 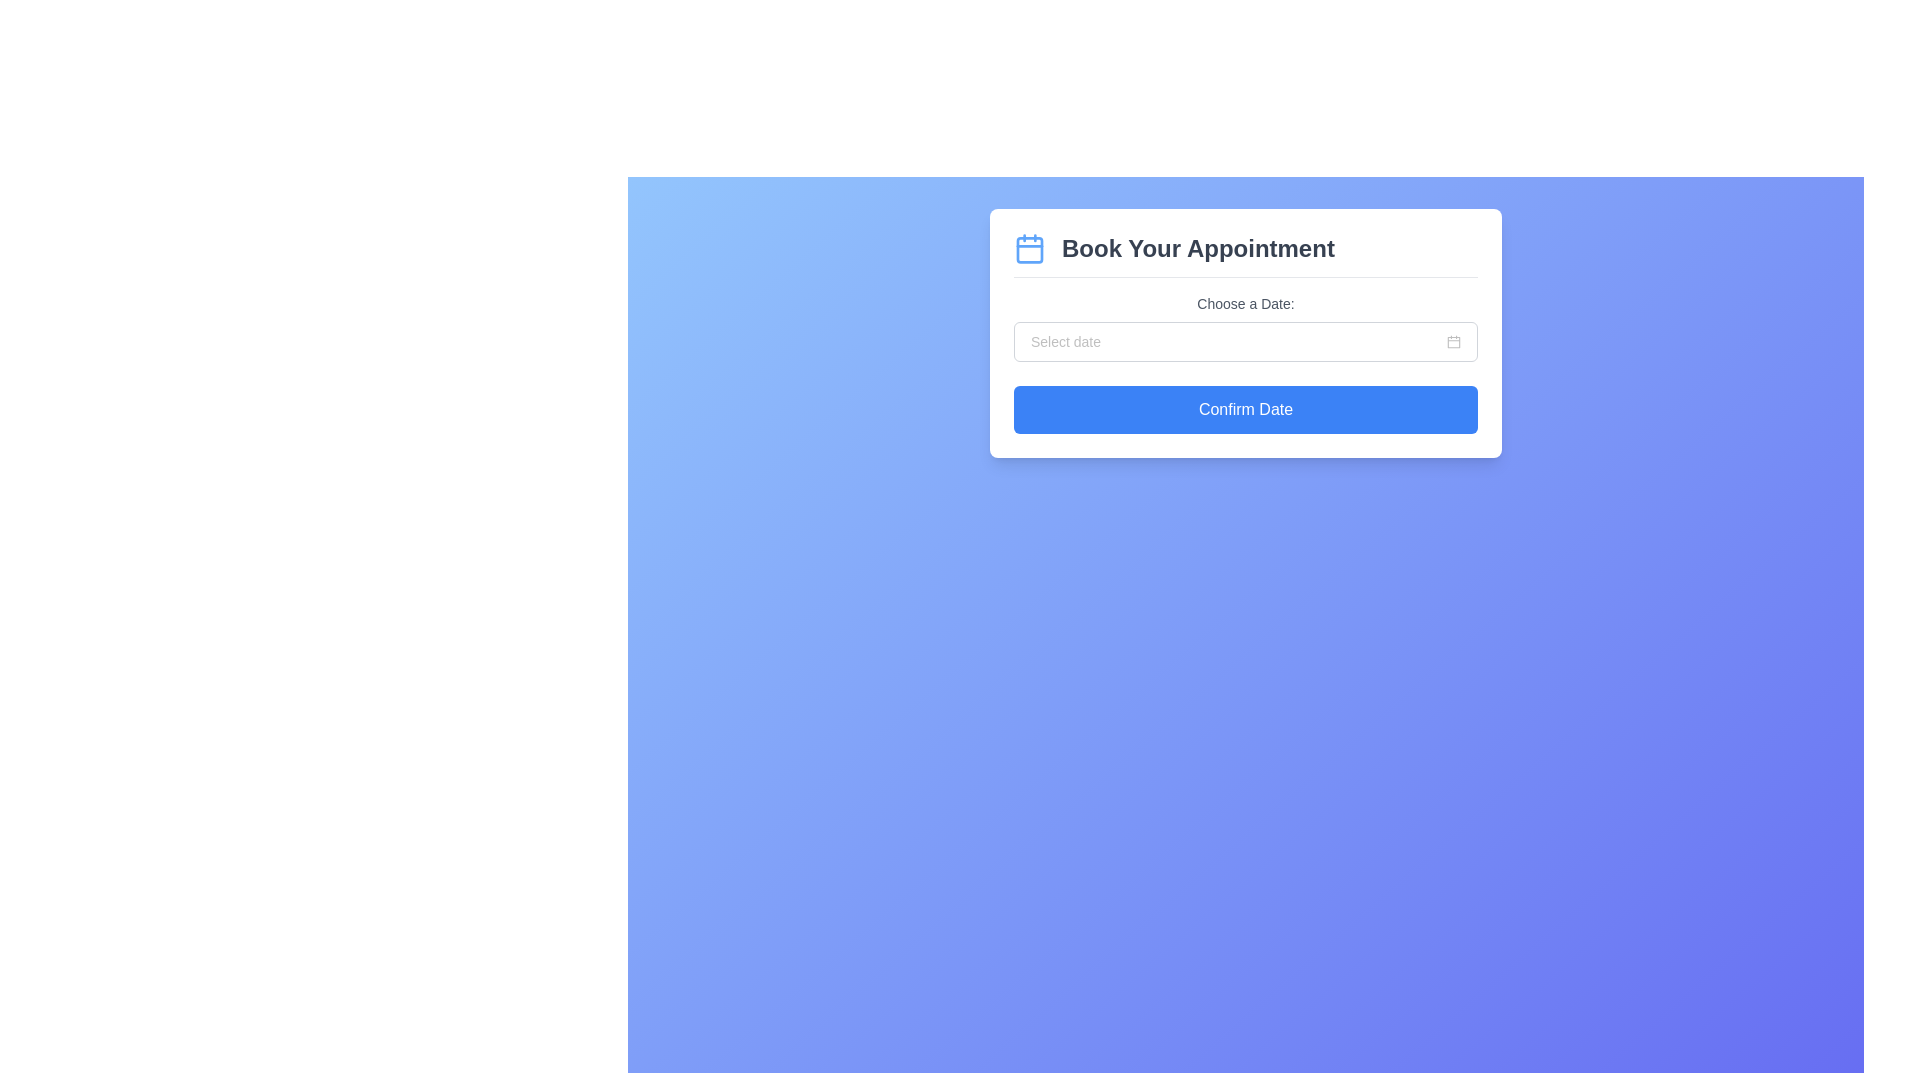 I want to click on the Text input box for date selection by, so click(x=1236, y=341).